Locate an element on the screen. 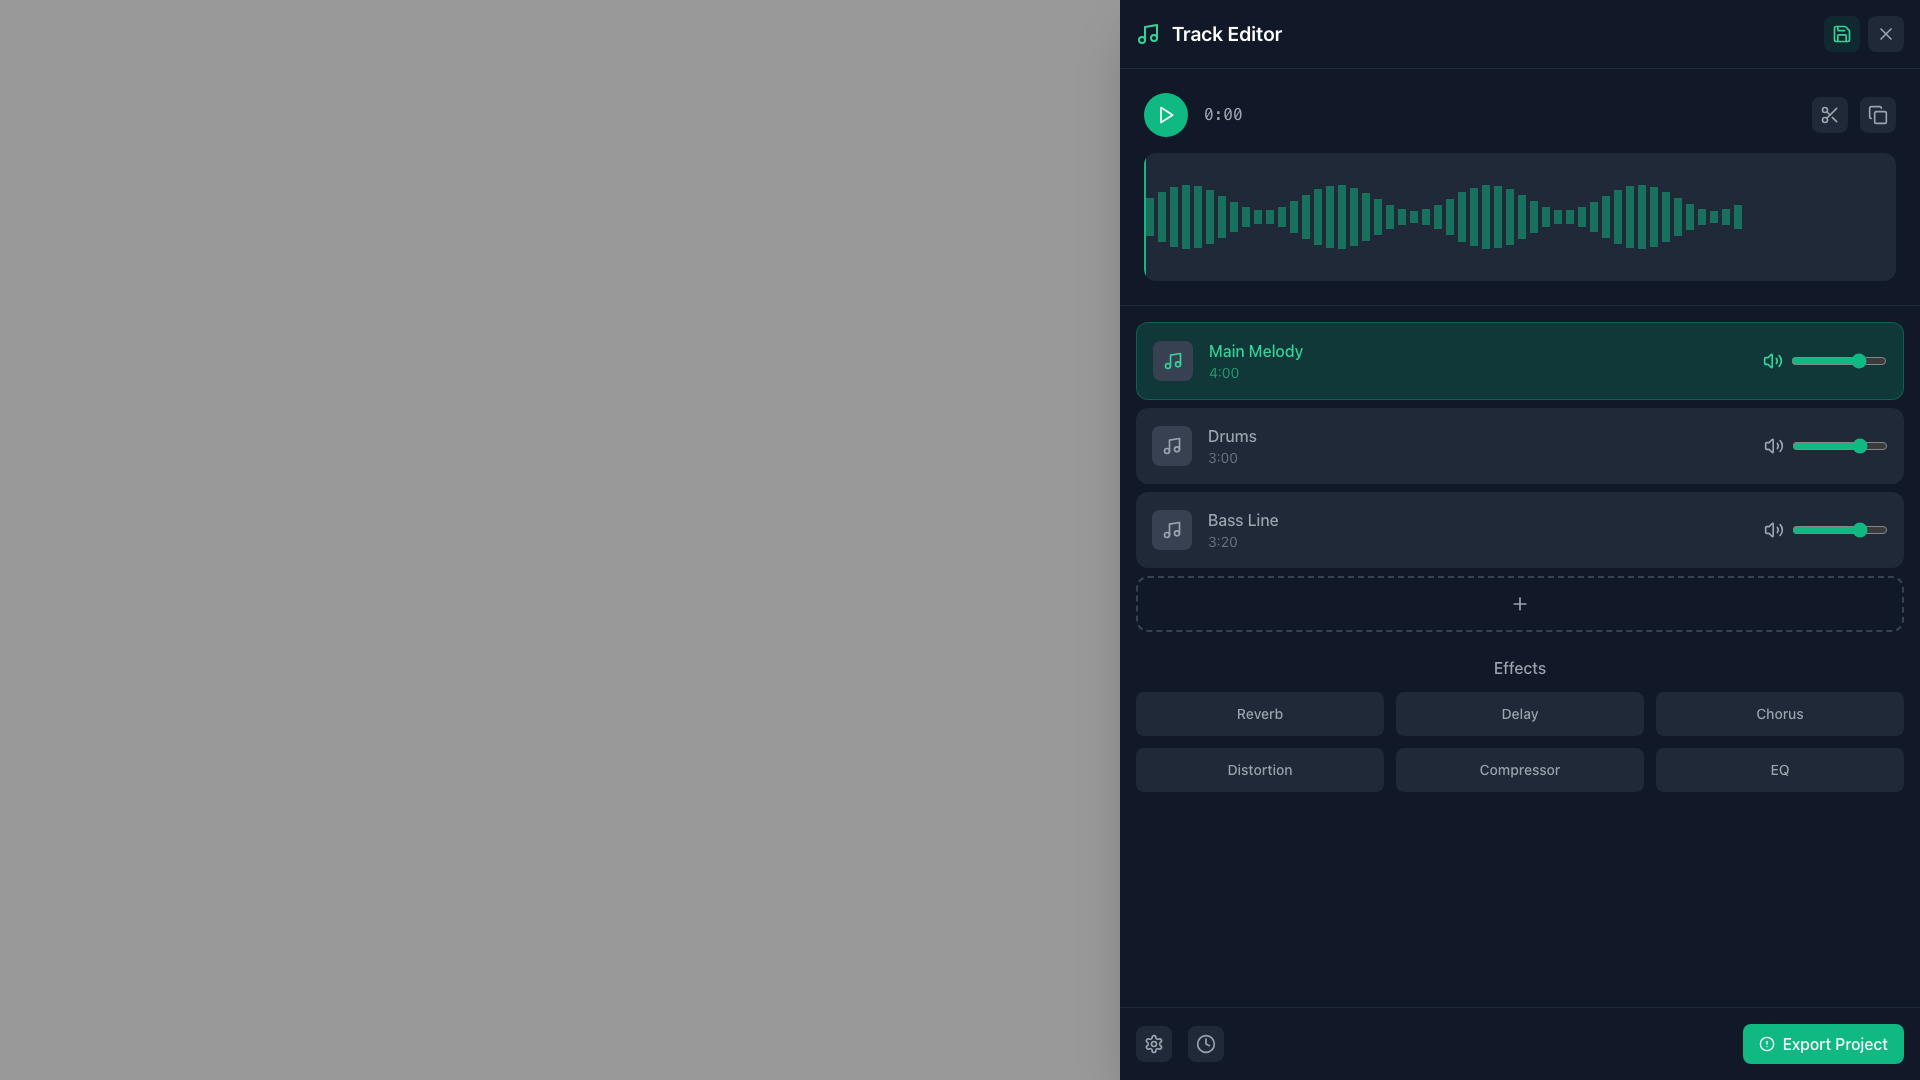 The height and width of the screenshot is (1080, 1920). the volume slider is located at coordinates (1797, 445).